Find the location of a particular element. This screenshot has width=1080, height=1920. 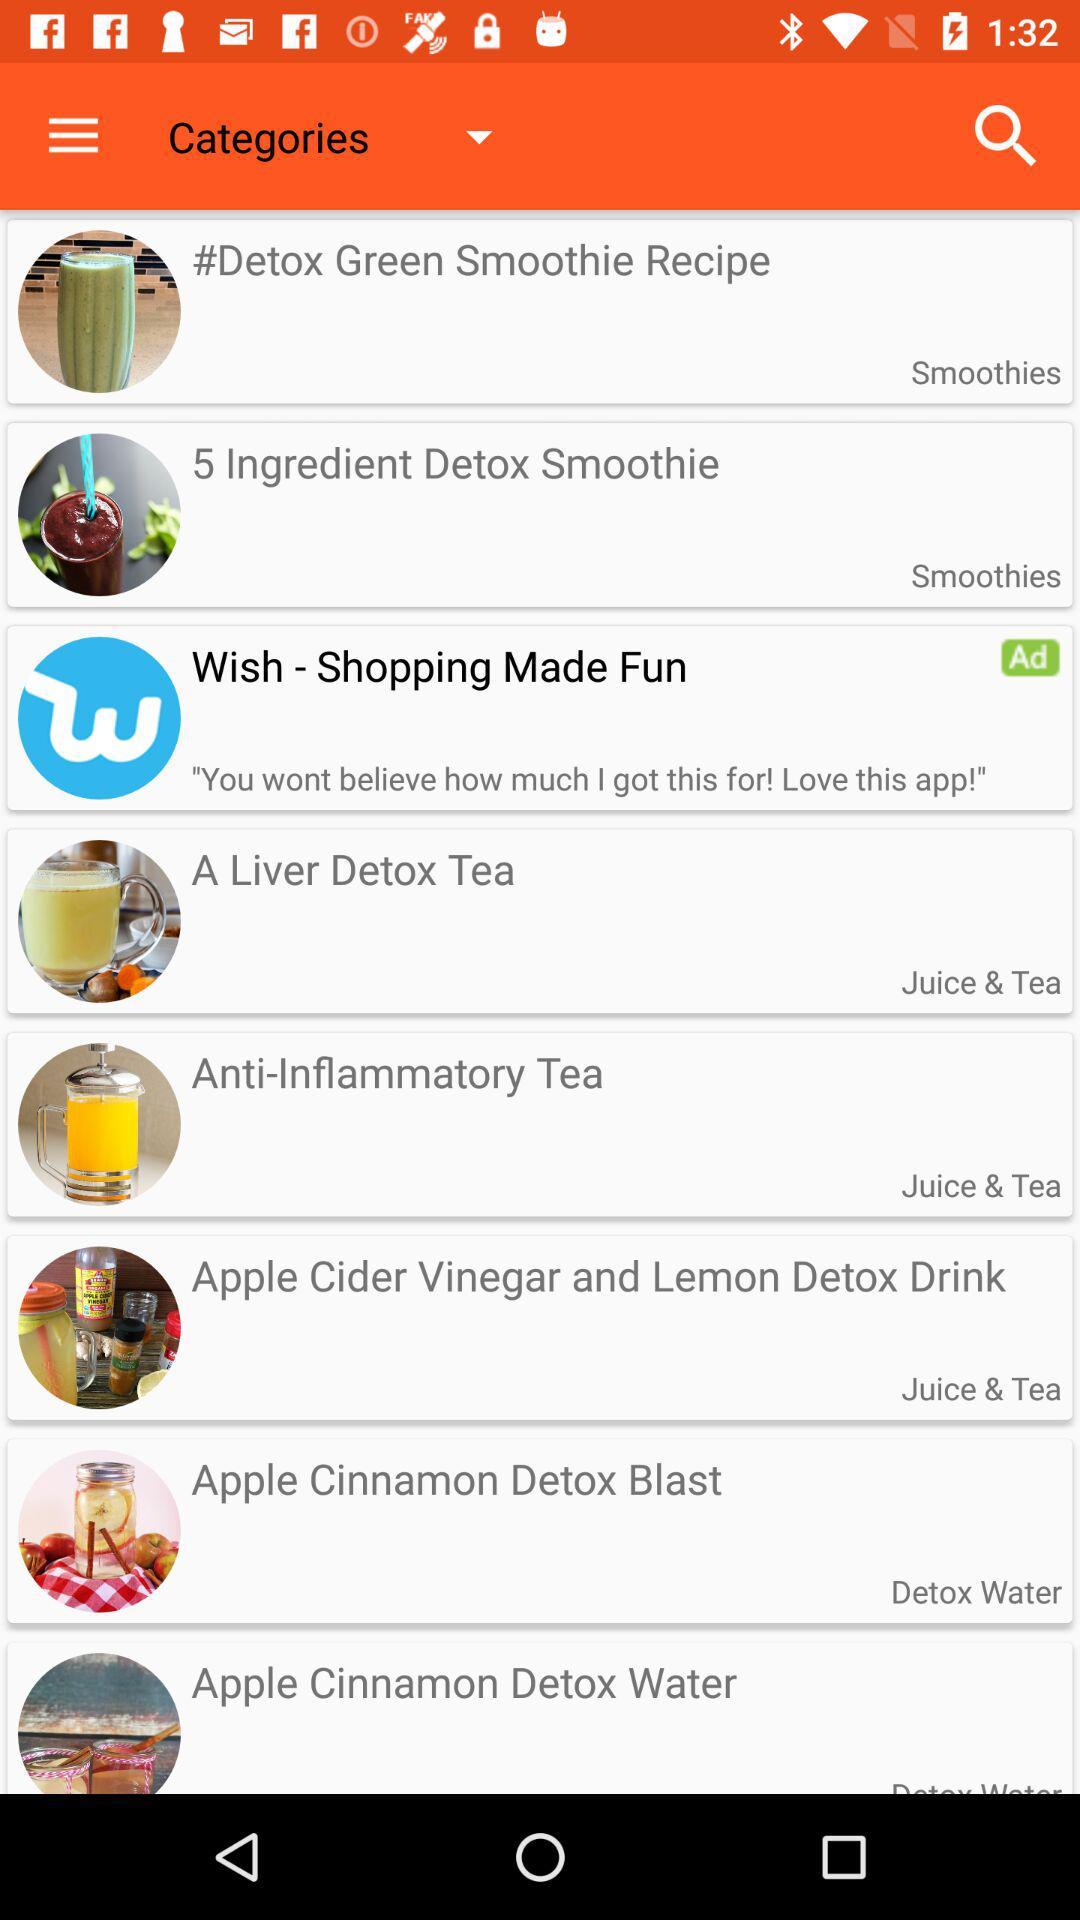

item below the smoothies is located at coordinates (1030, 657).